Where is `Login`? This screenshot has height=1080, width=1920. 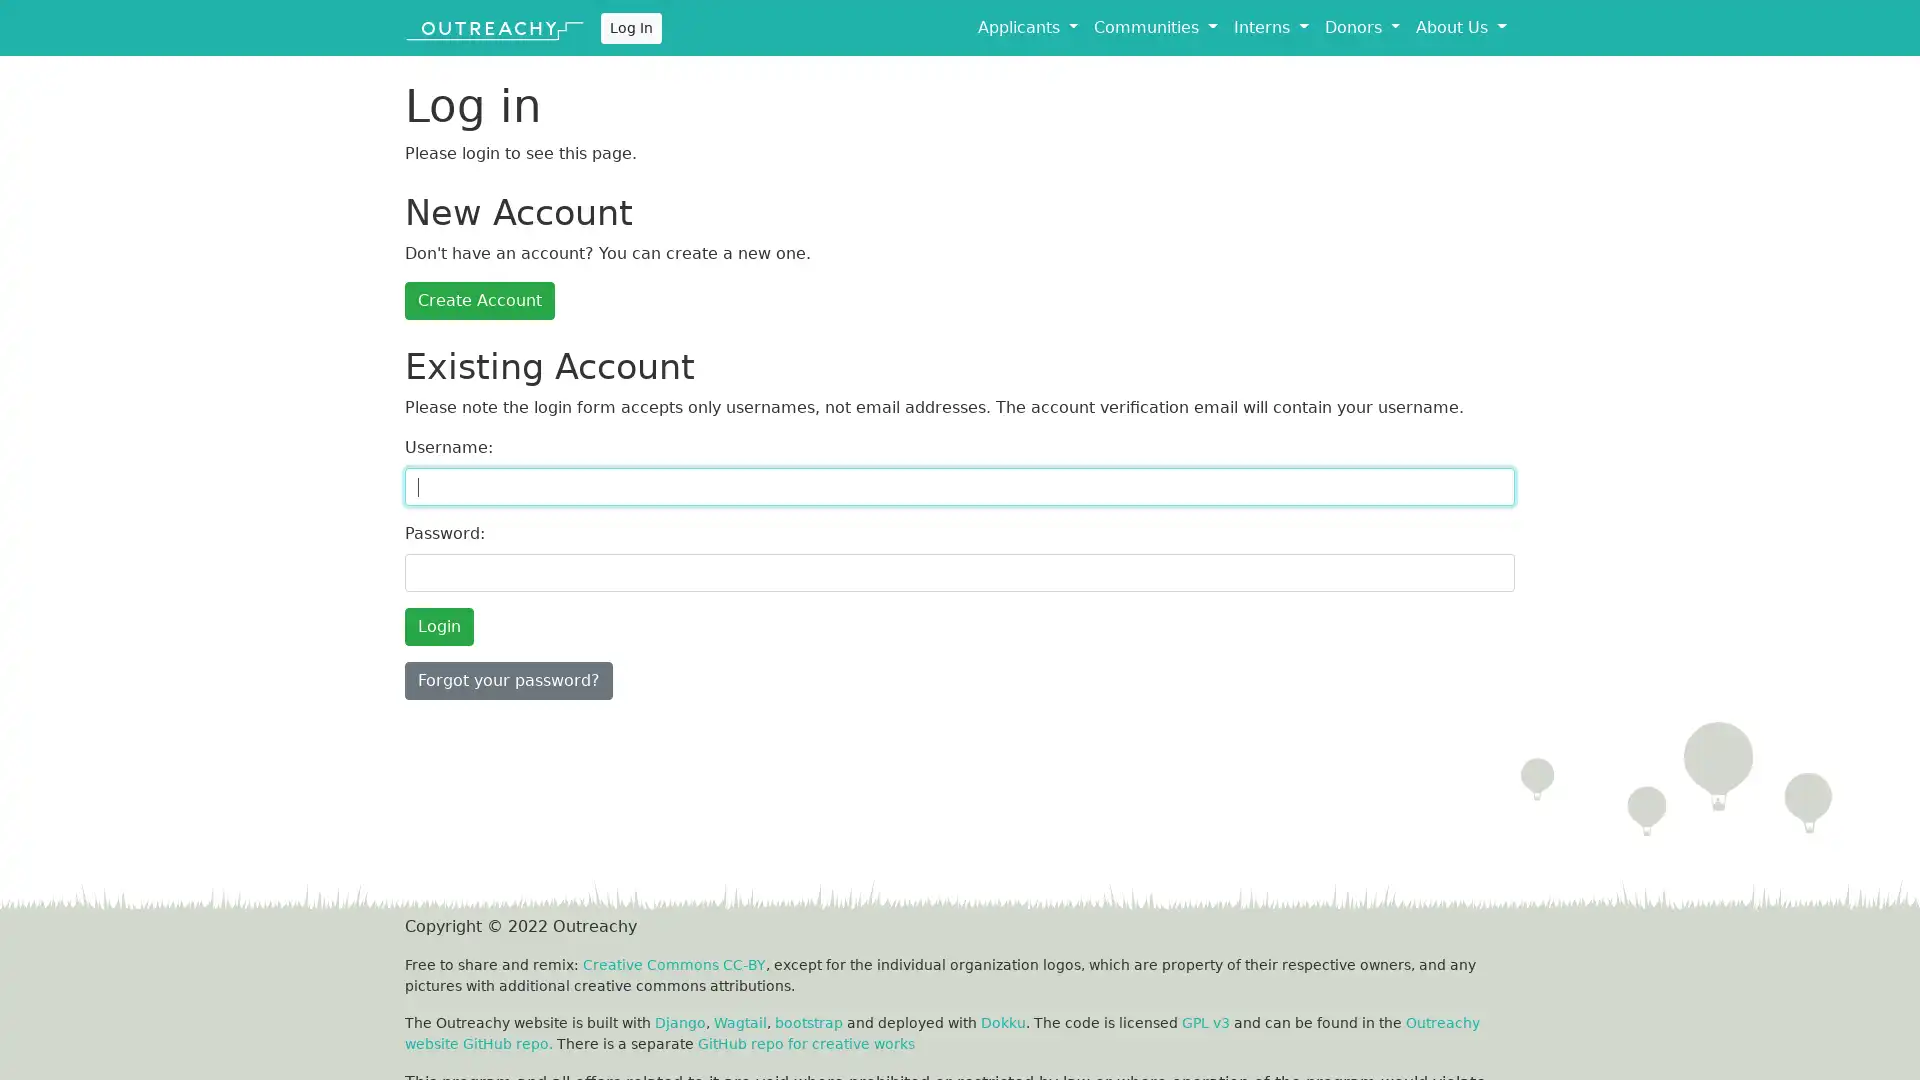
Login is located at coordinates (438, 626).